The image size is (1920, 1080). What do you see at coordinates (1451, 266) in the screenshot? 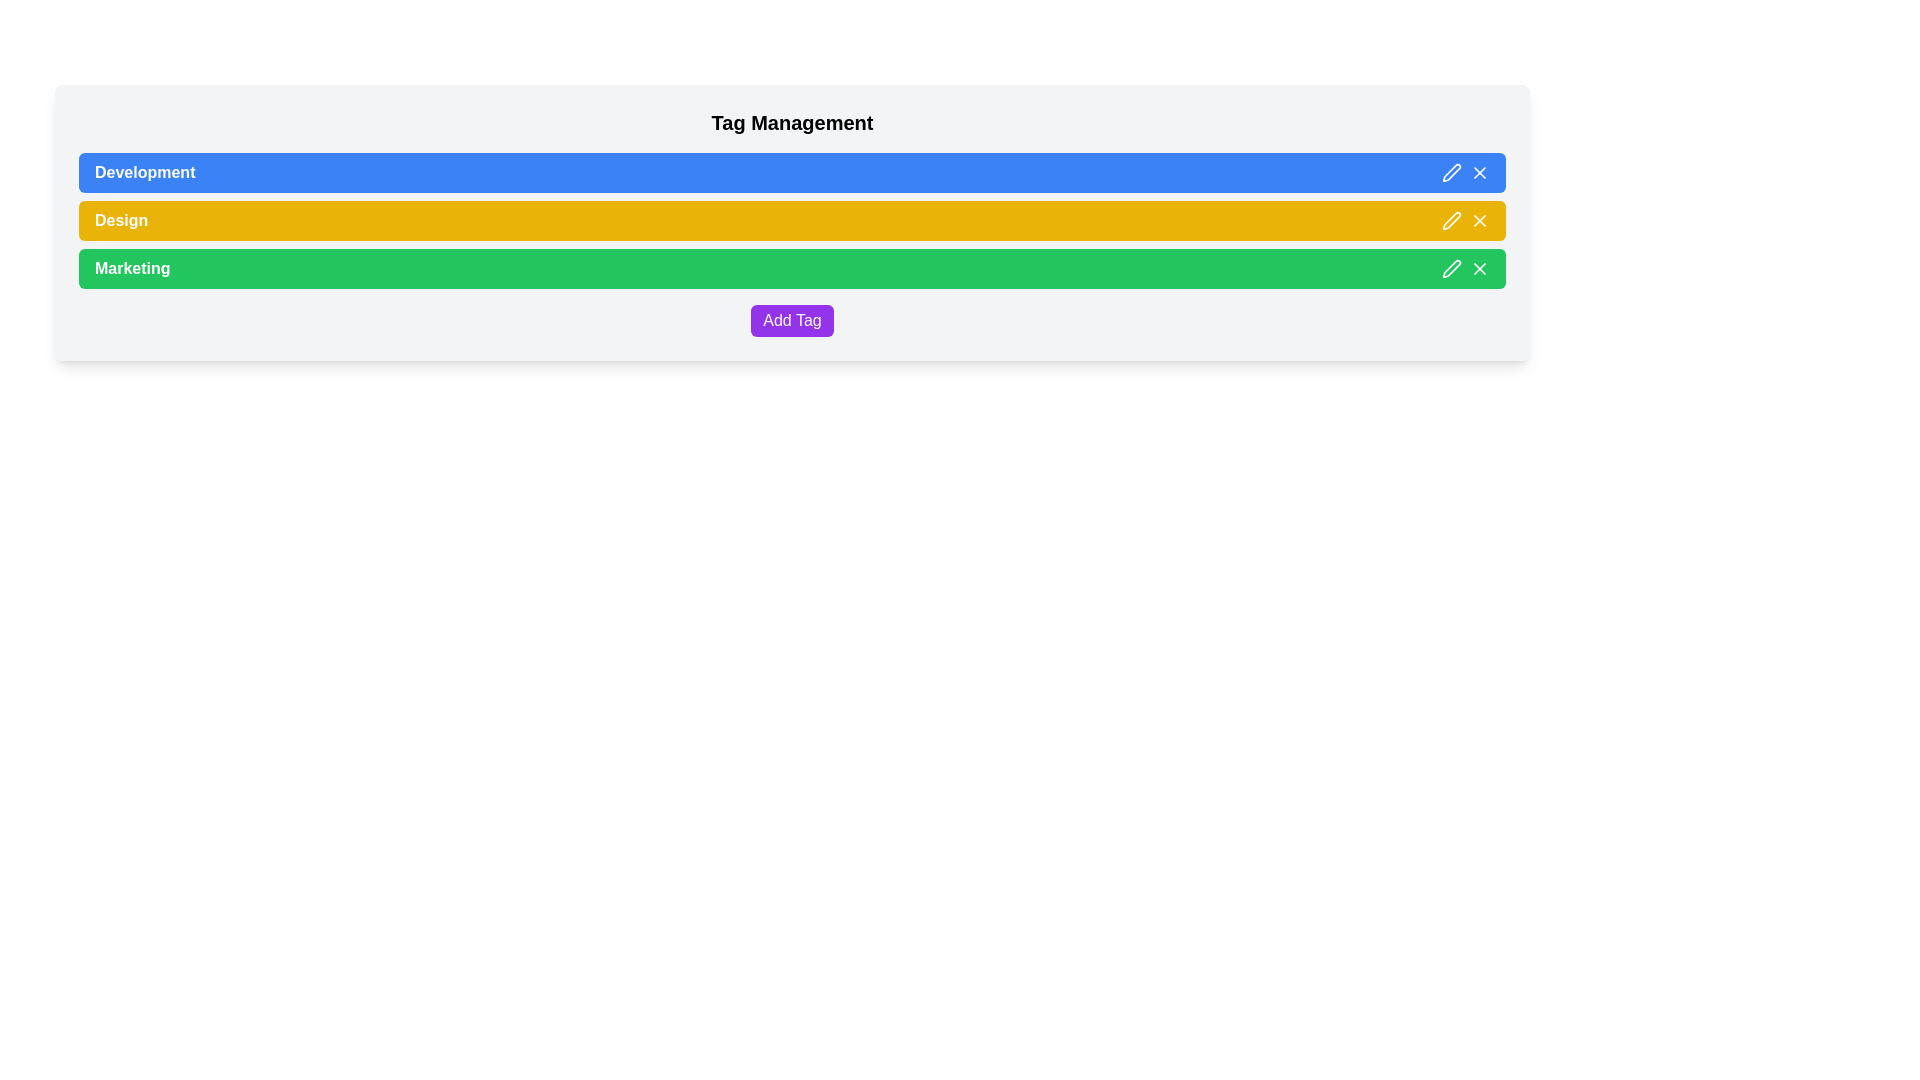
I see `the pen-shaped edit button icon located at the far right of the green 'Marketing' row` at bounding box center [1451, 266].